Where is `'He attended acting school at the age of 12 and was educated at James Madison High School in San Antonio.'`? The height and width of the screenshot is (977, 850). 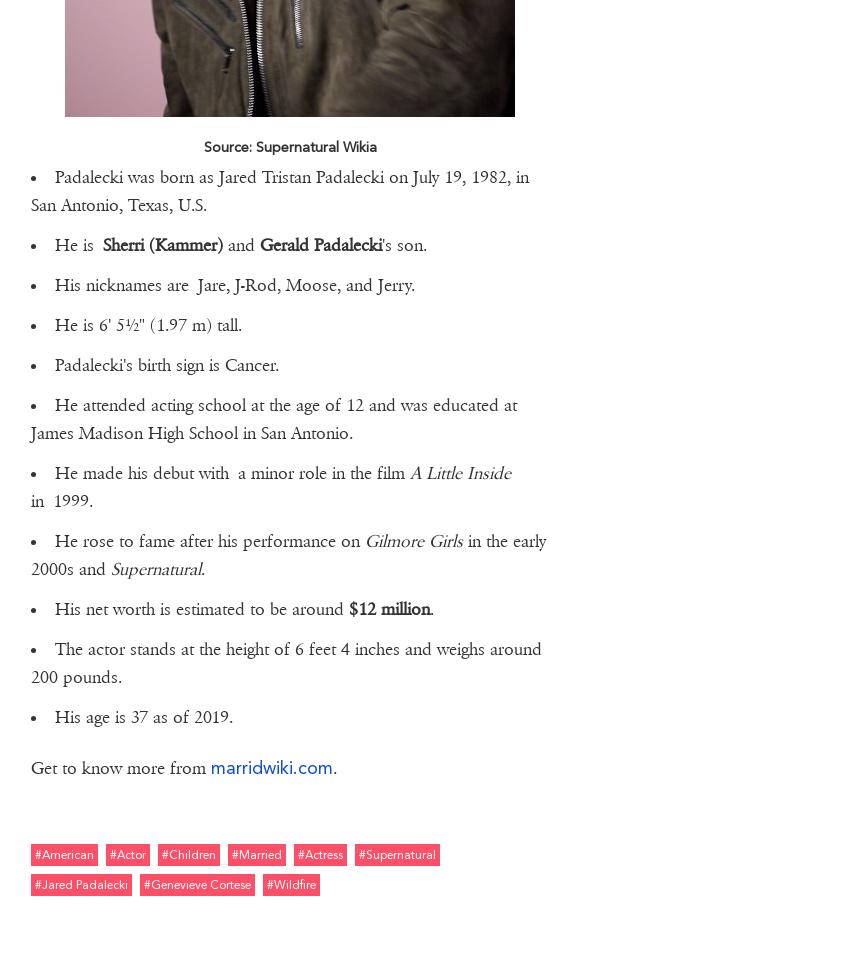
'He attended acting school at the age of 12 and was educated at James Madison High School in San Antonio.' is located at coordinates (272, 418).